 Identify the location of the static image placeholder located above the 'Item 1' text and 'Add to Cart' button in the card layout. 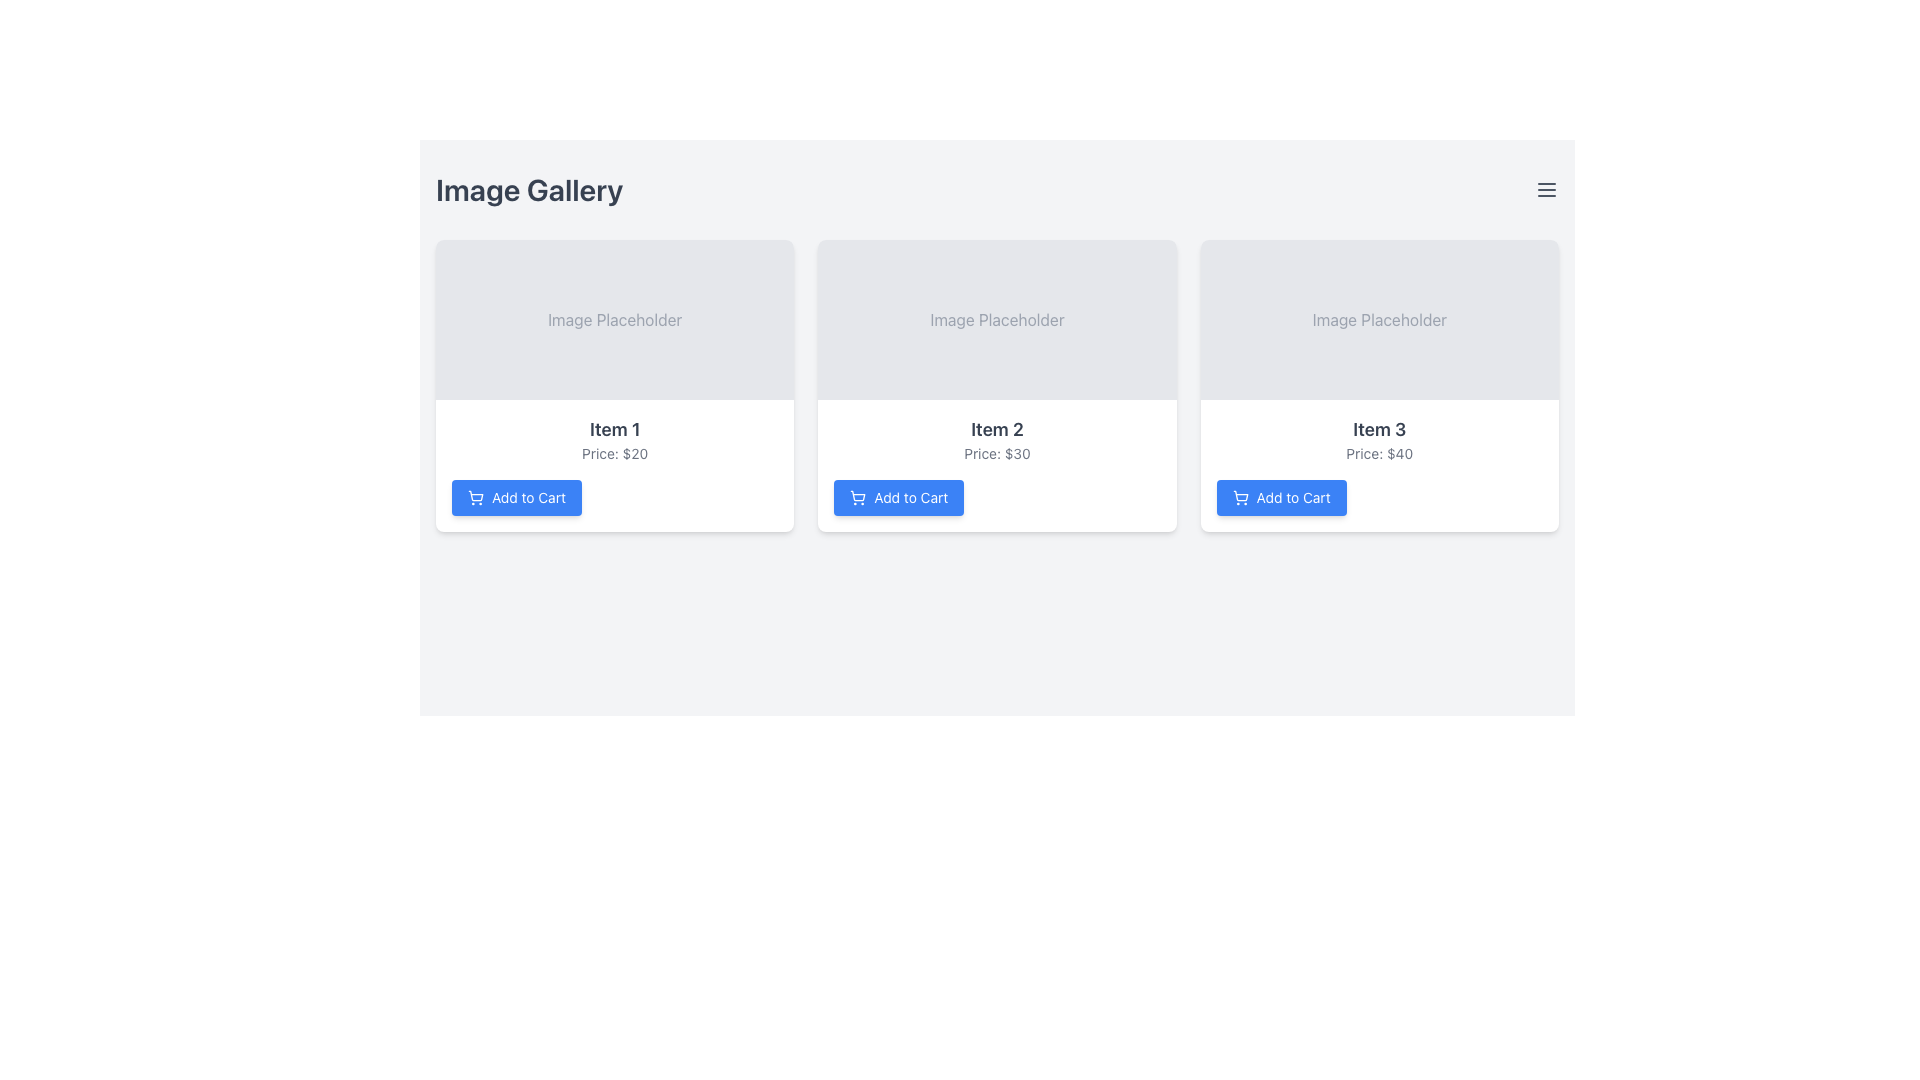
(614, 319).